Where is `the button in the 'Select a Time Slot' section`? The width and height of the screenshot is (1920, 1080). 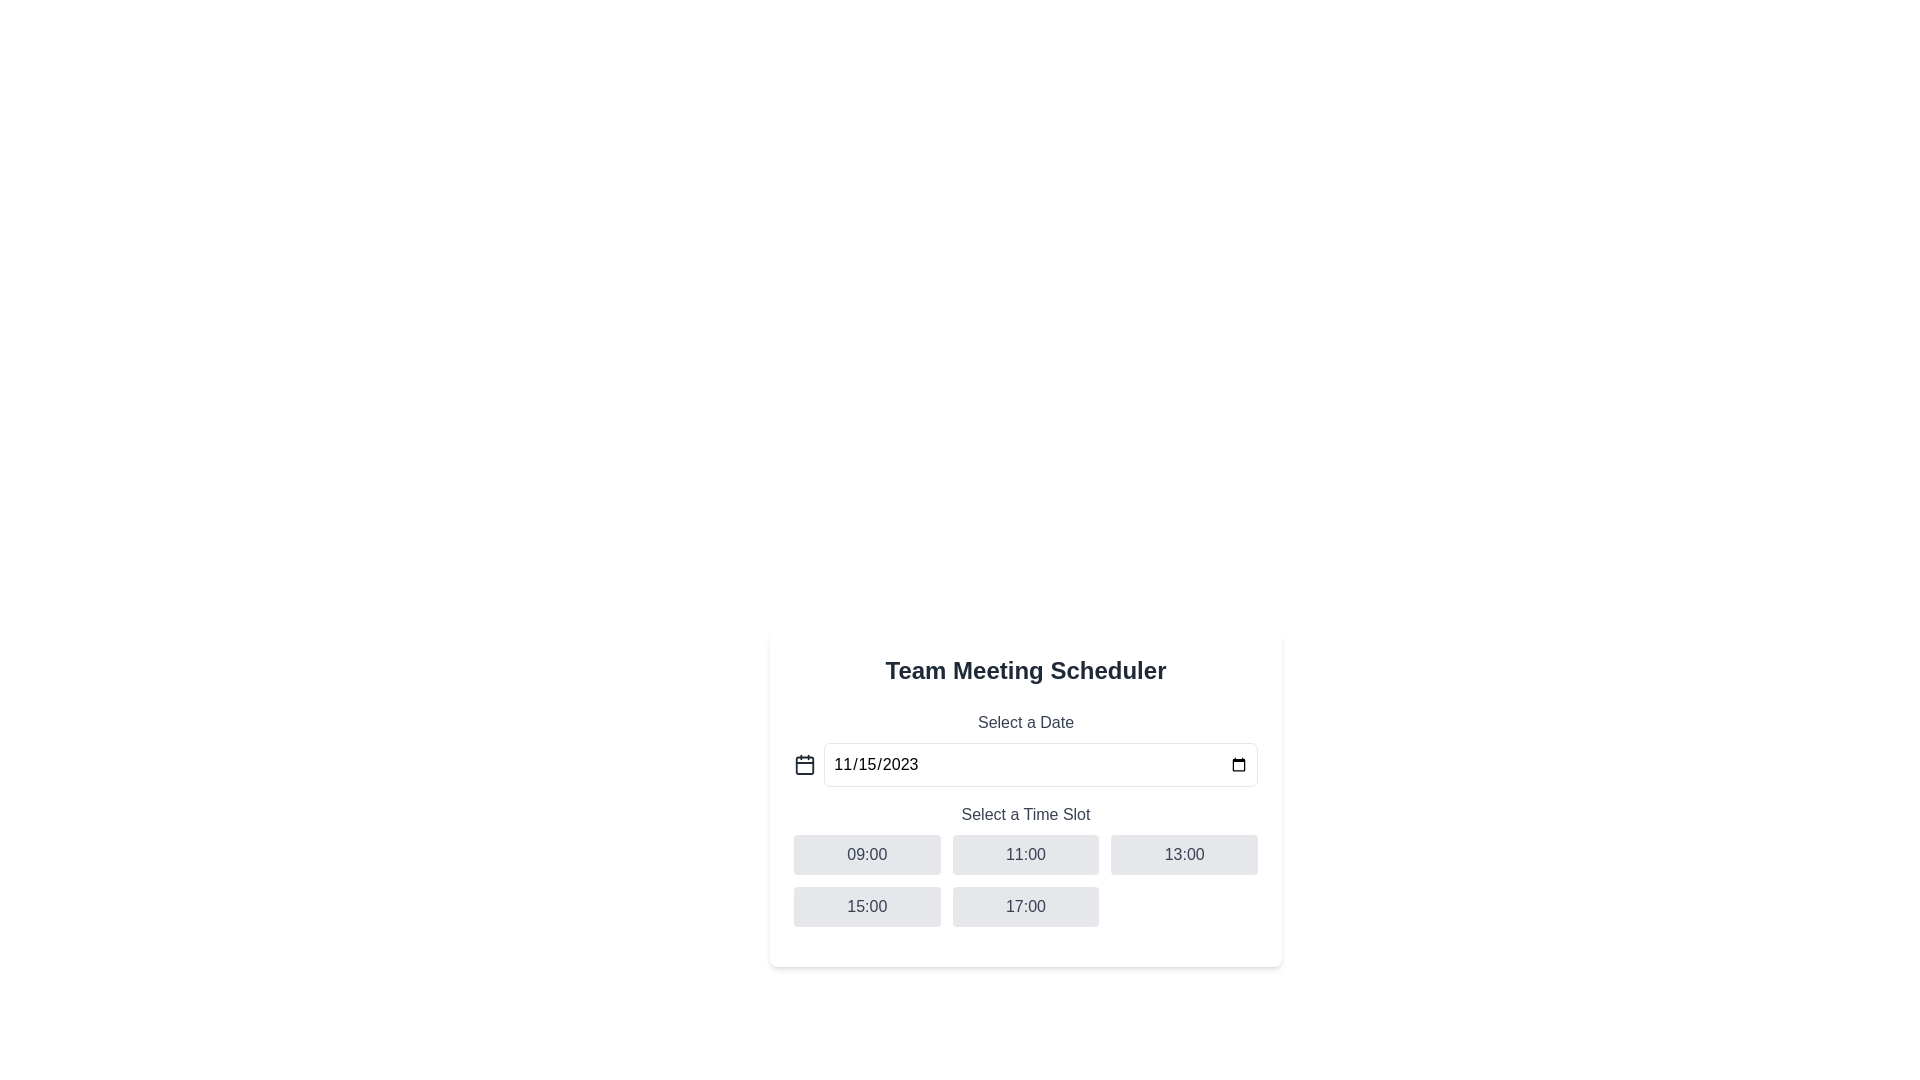
the button in the 'Select a Time Slot' section is located at coordinates (867, 906).